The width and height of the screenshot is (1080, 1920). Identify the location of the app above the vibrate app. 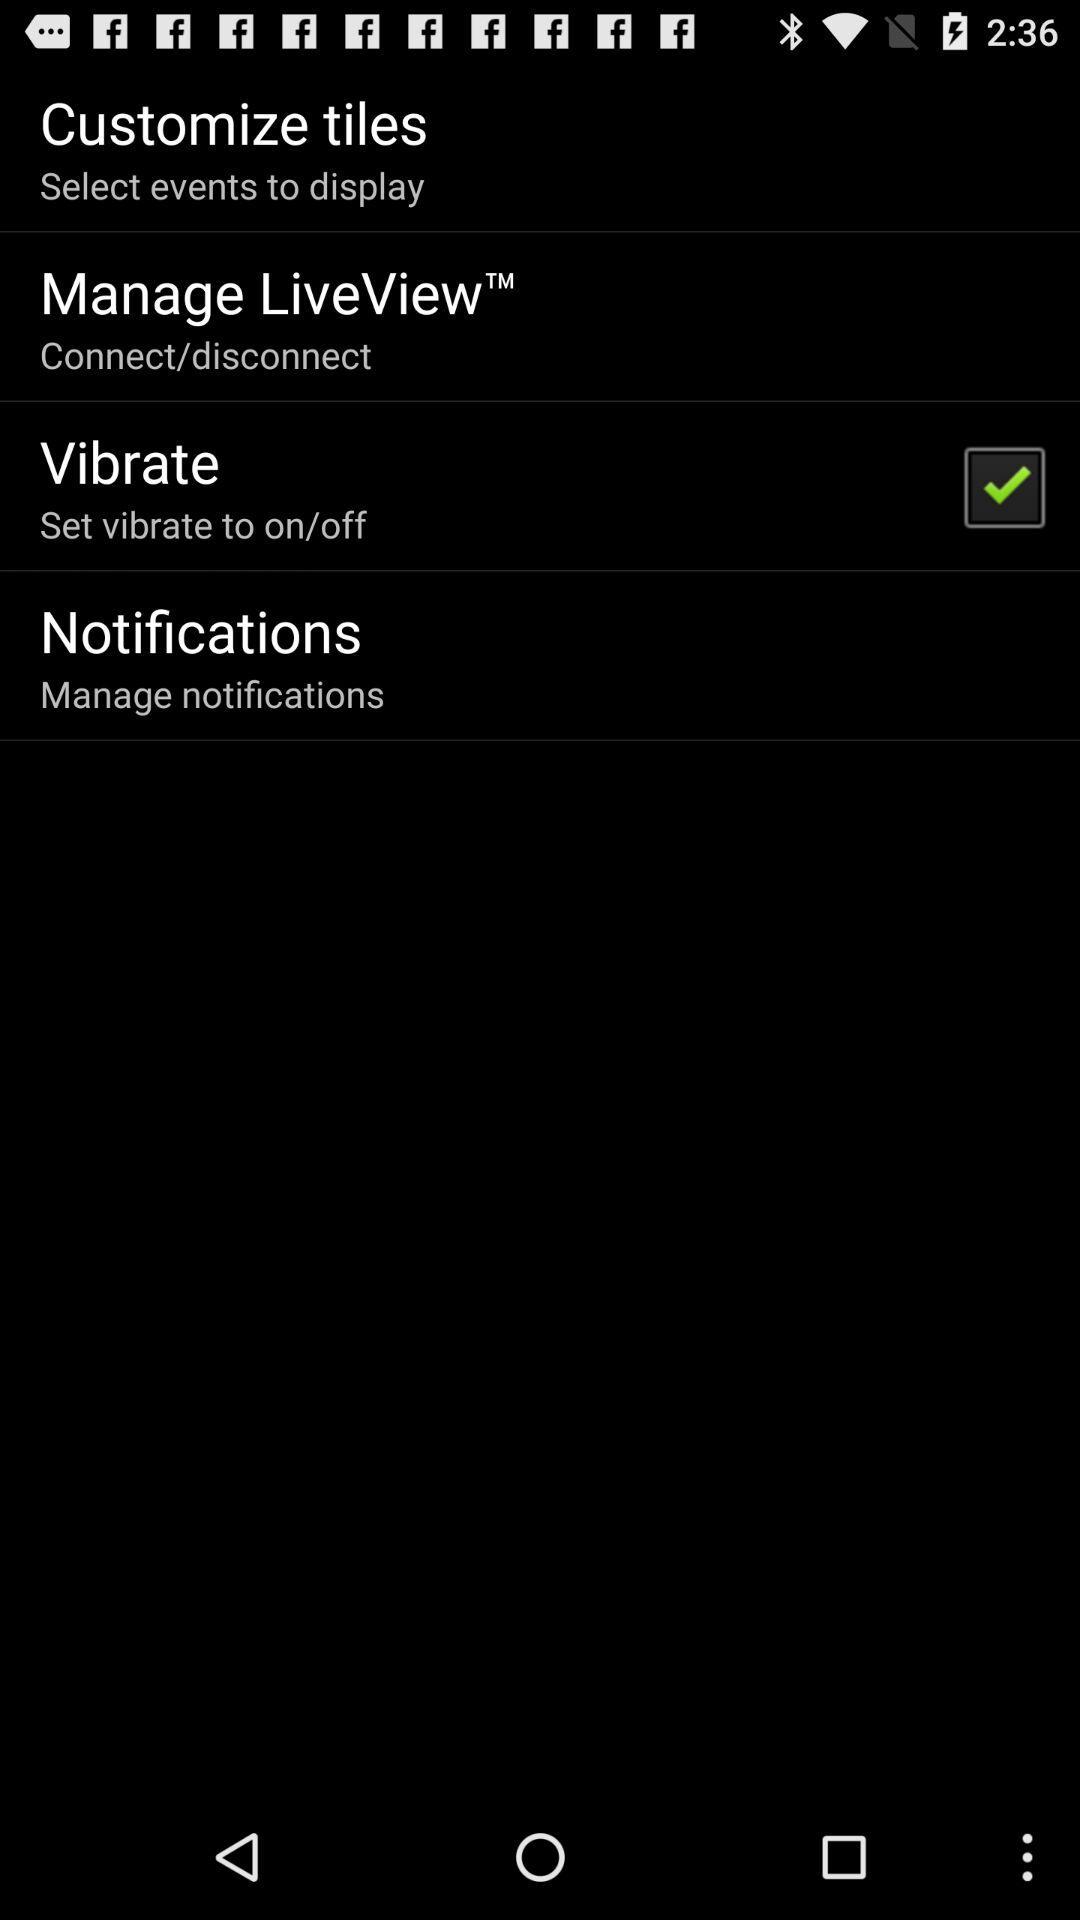
(205, 354).